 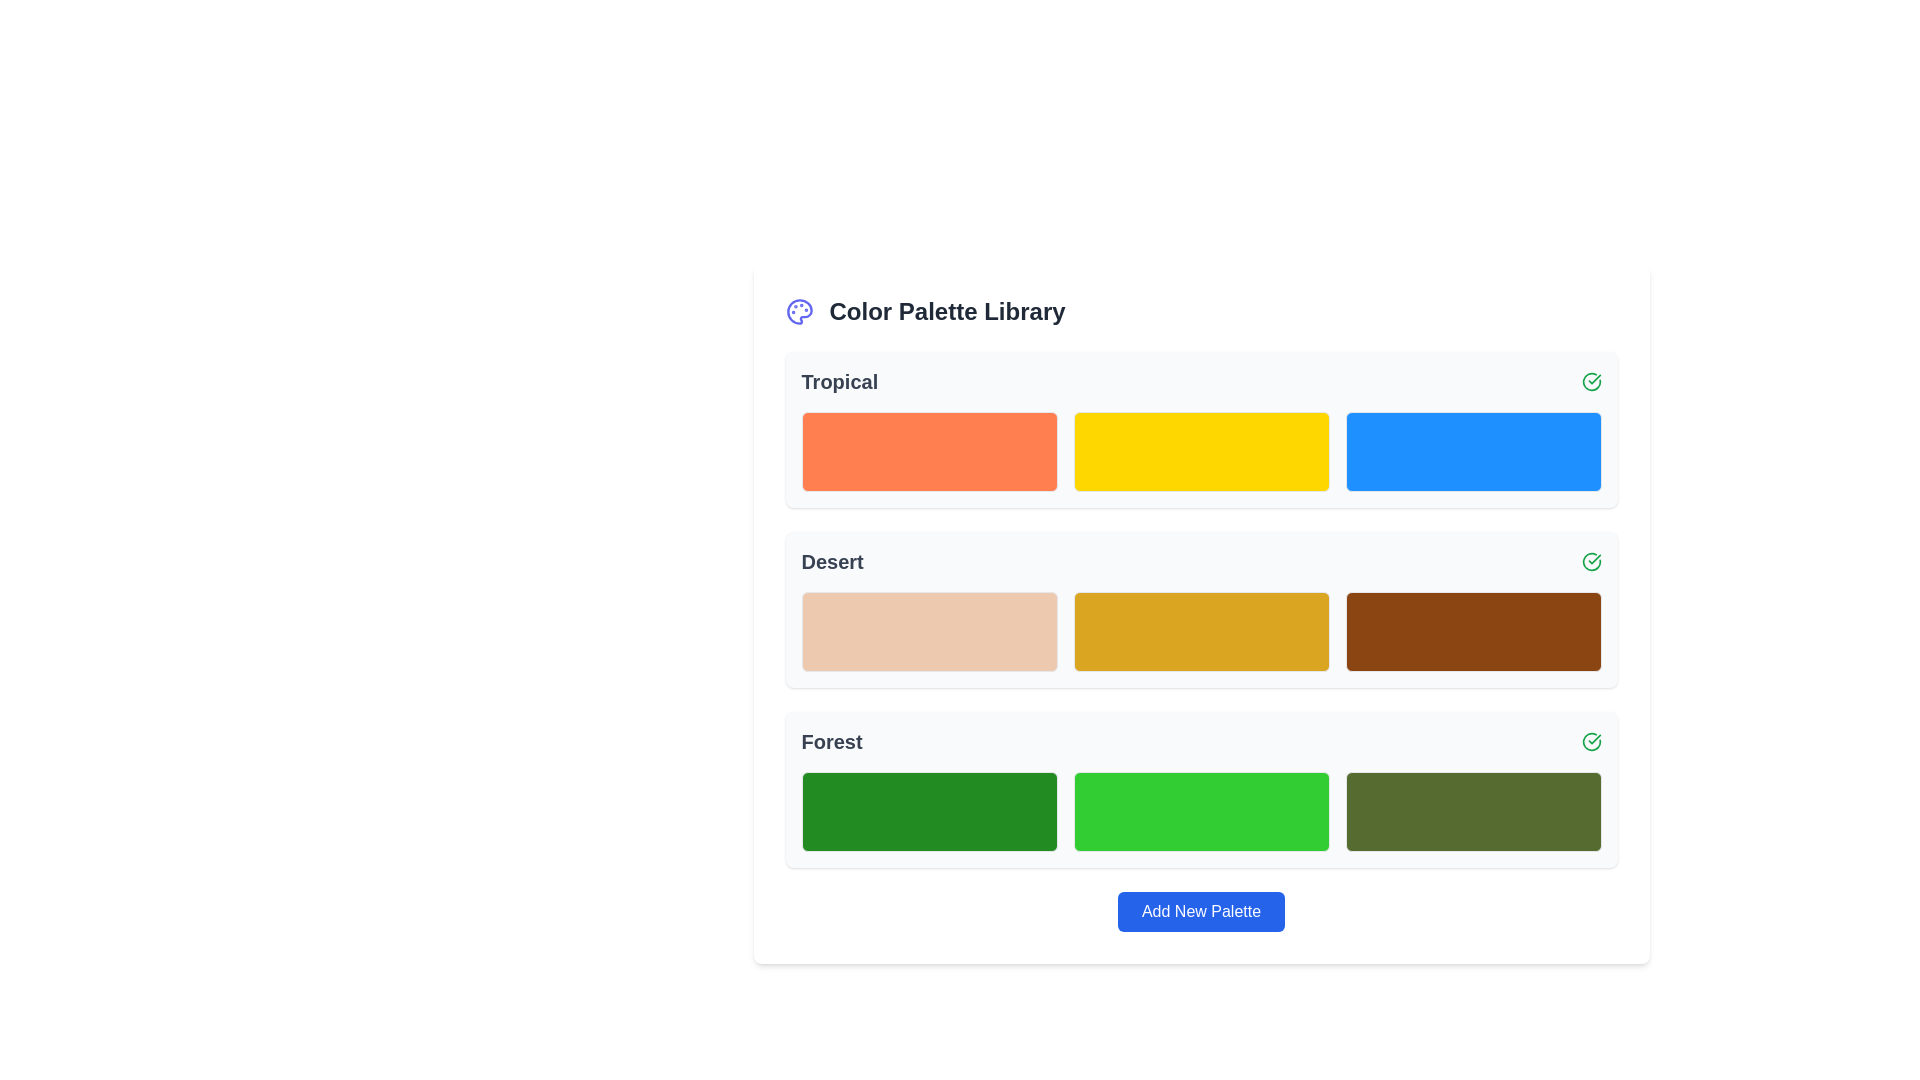 I want to click on the second color block in the Forest palette, which is part of the color palette layout, so click(x=1200, y=789).